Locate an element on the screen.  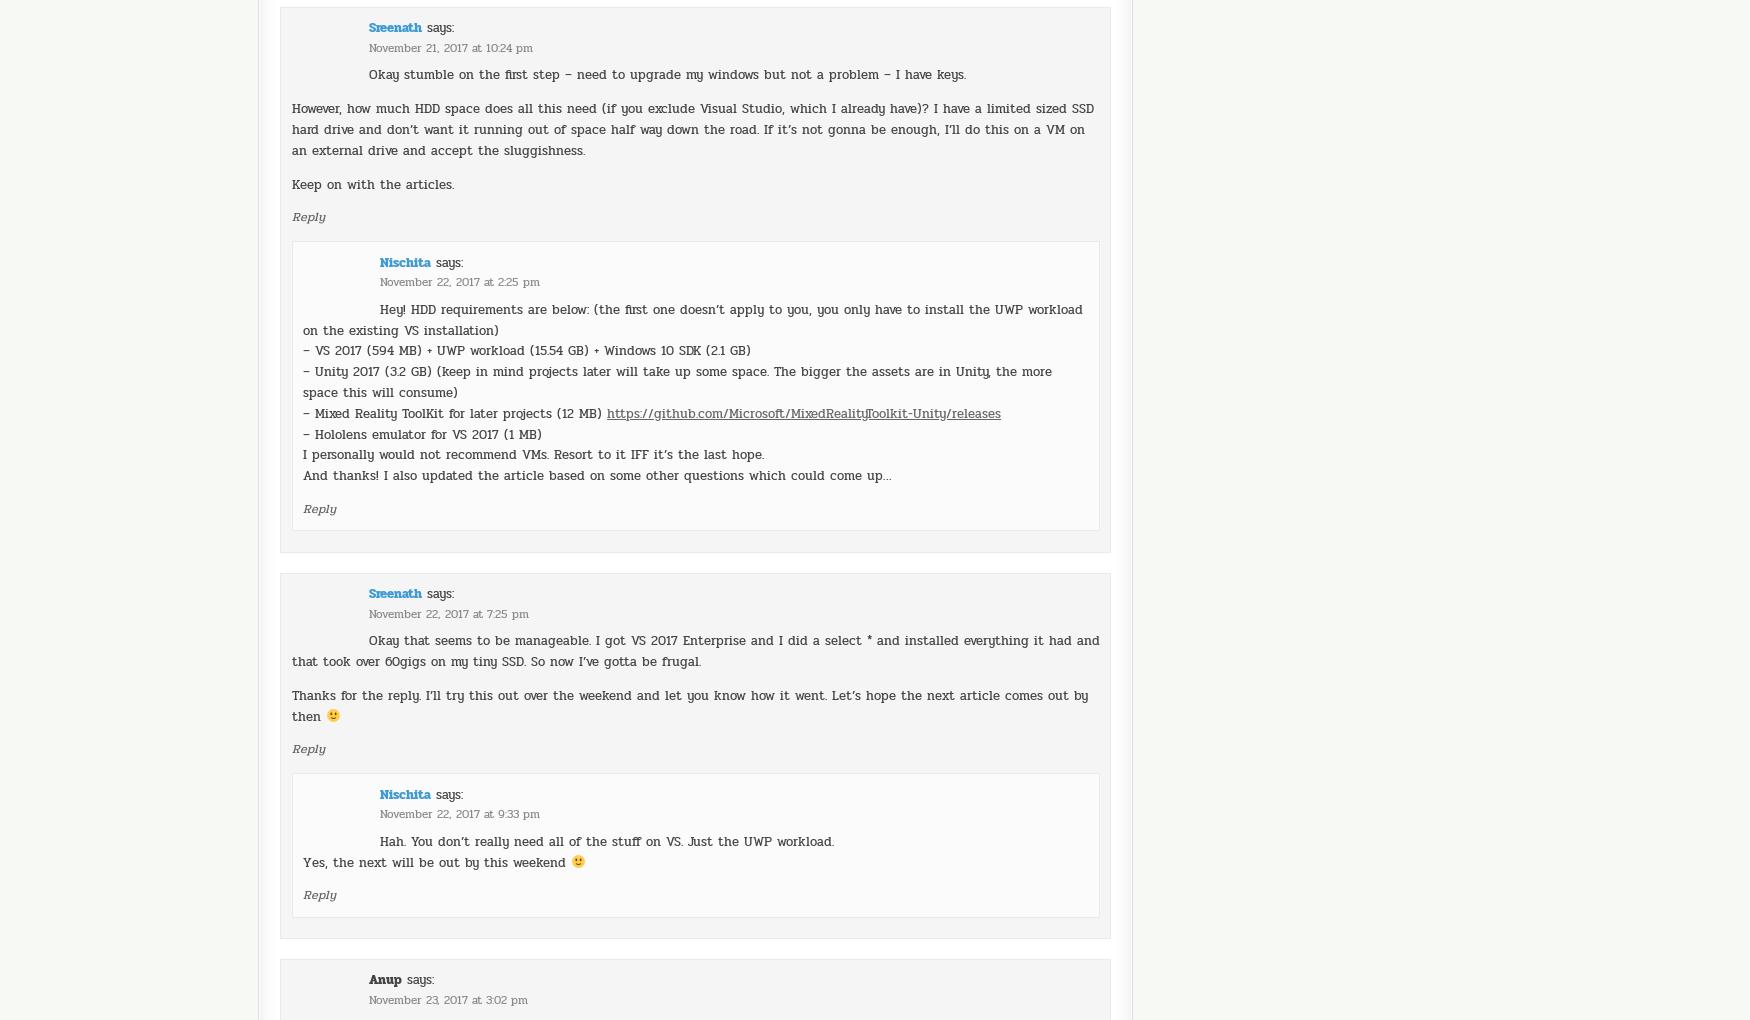
'Okay stumble on the first step – need to upgrade my windows but not a problem – I have keys.' is located at coordinates (665, 18).